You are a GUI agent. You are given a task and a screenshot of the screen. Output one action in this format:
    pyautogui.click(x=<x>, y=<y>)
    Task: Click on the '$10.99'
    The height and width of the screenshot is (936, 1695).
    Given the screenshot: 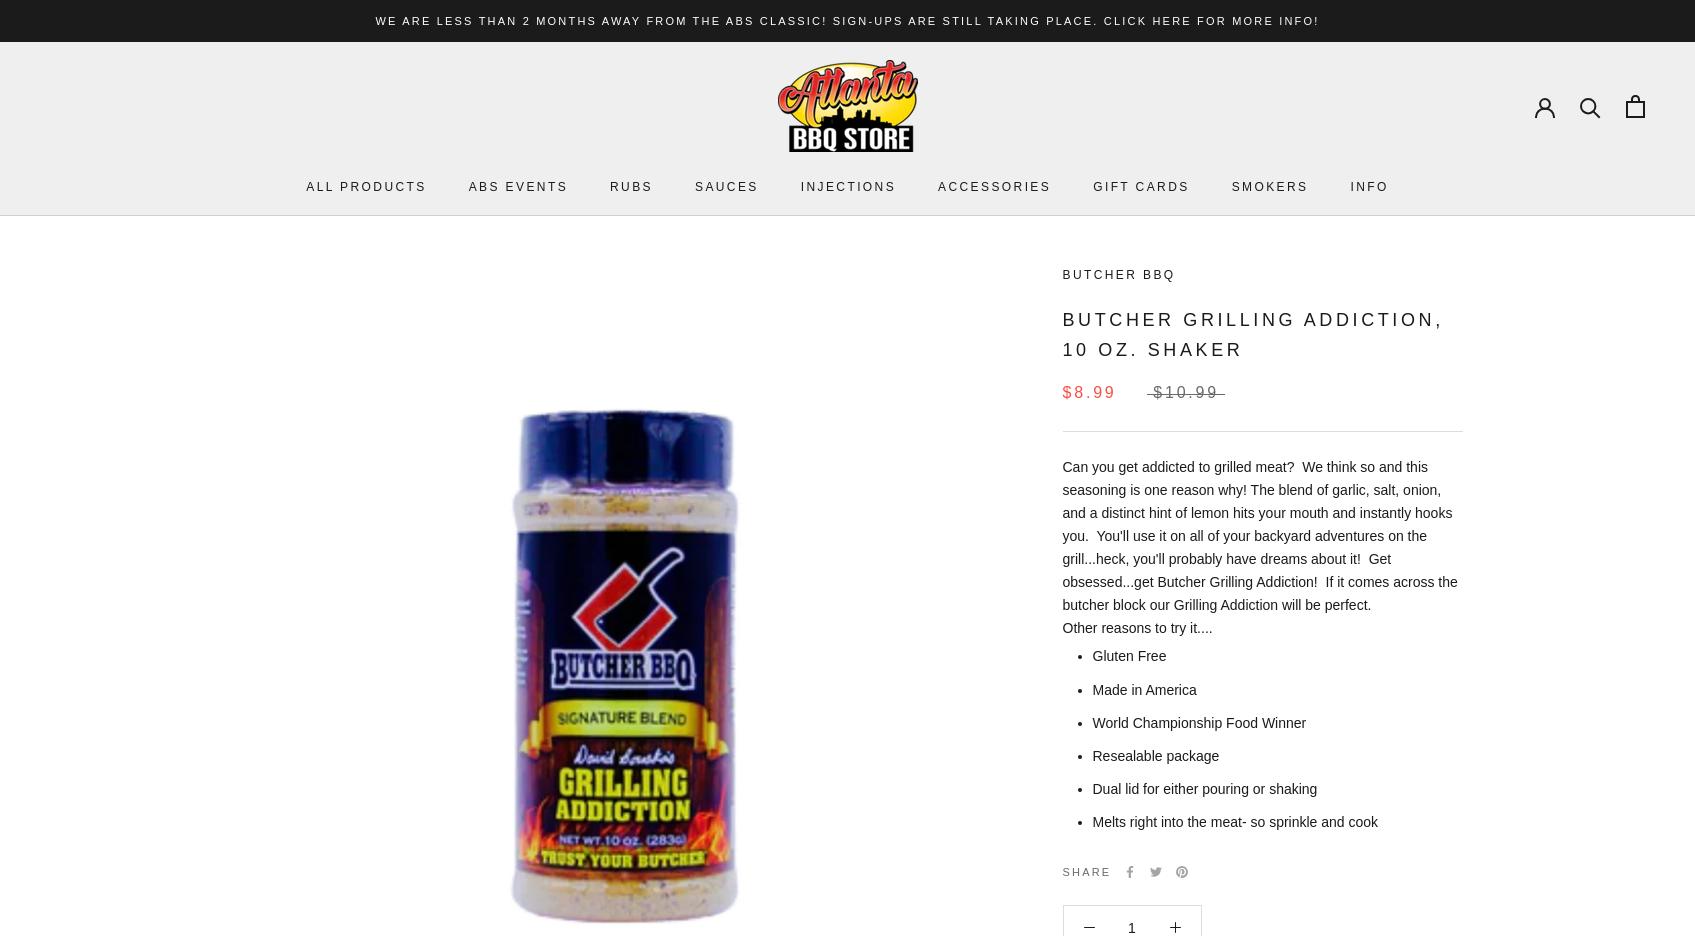 What is the action you would take?
    pyautogui.click(x=1185, y=391)
    